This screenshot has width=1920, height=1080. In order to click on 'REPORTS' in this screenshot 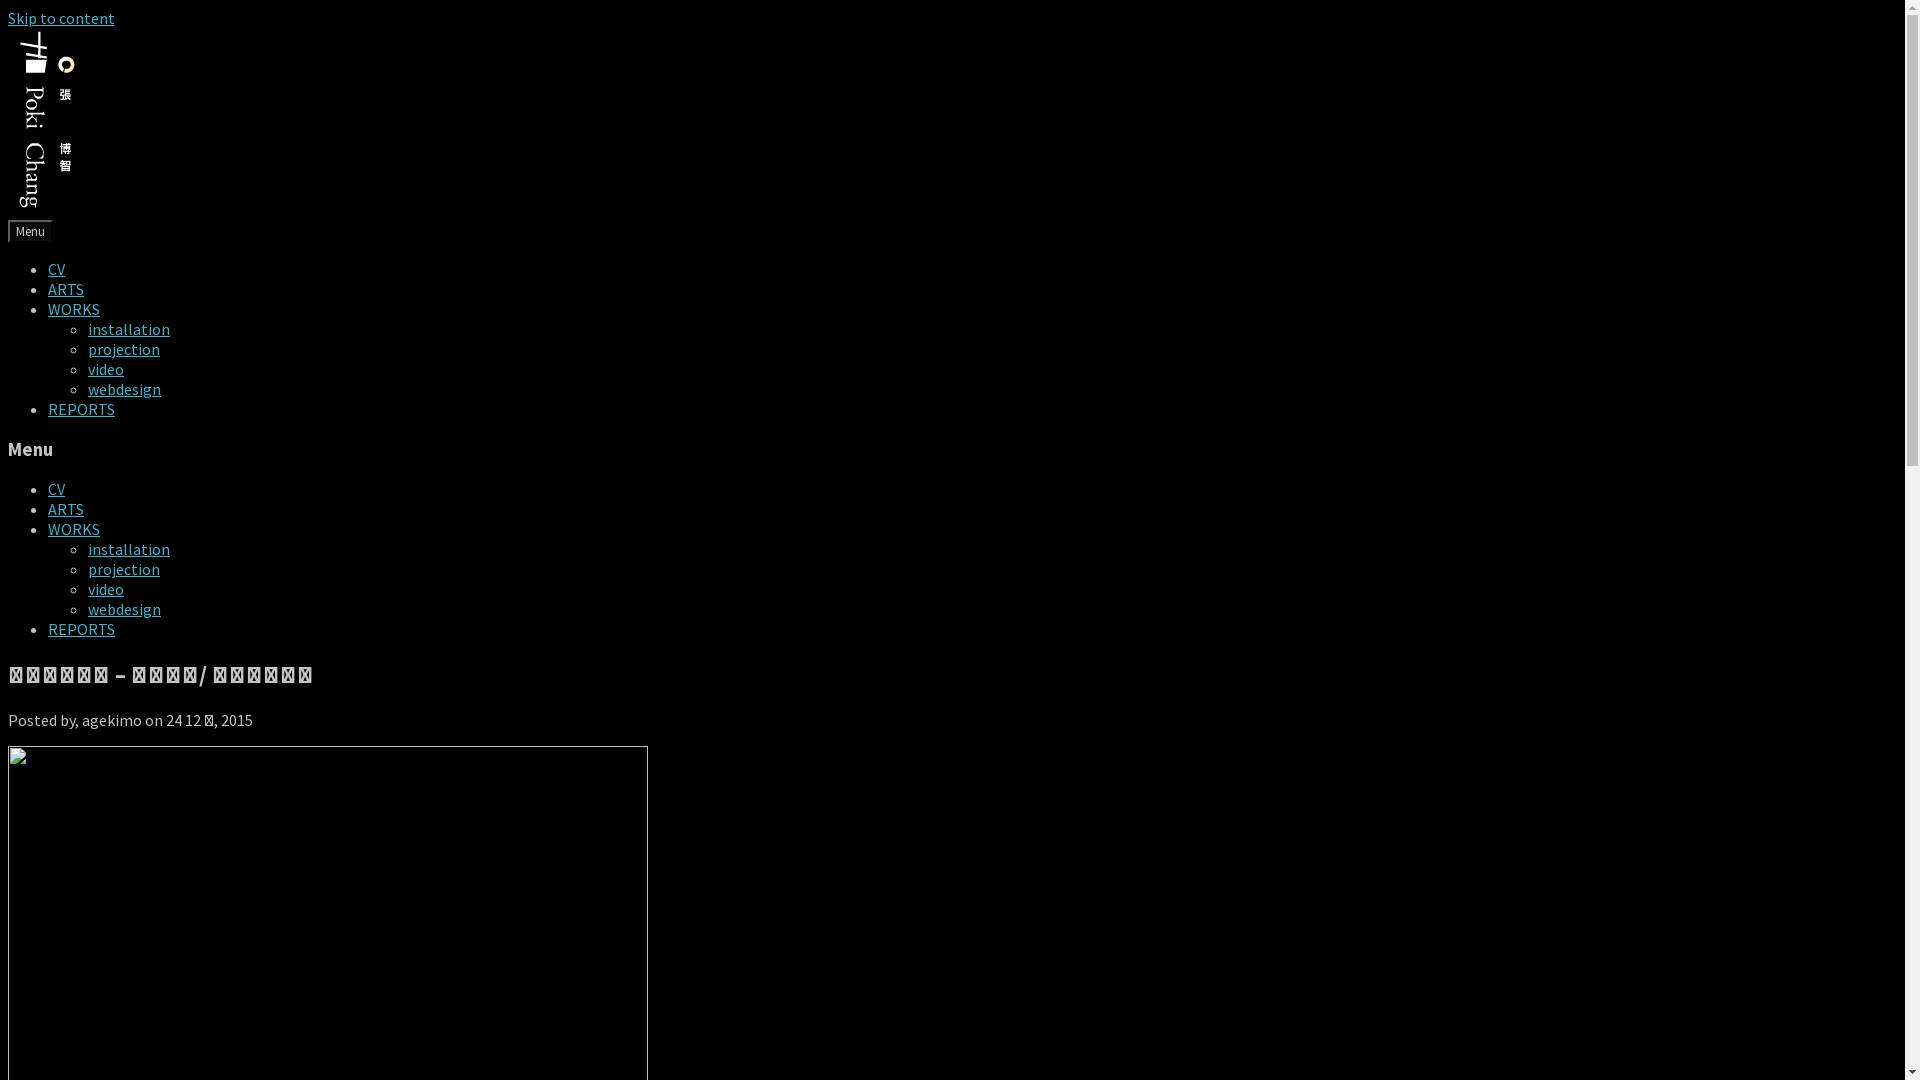, I will do `click(80, 627)`.